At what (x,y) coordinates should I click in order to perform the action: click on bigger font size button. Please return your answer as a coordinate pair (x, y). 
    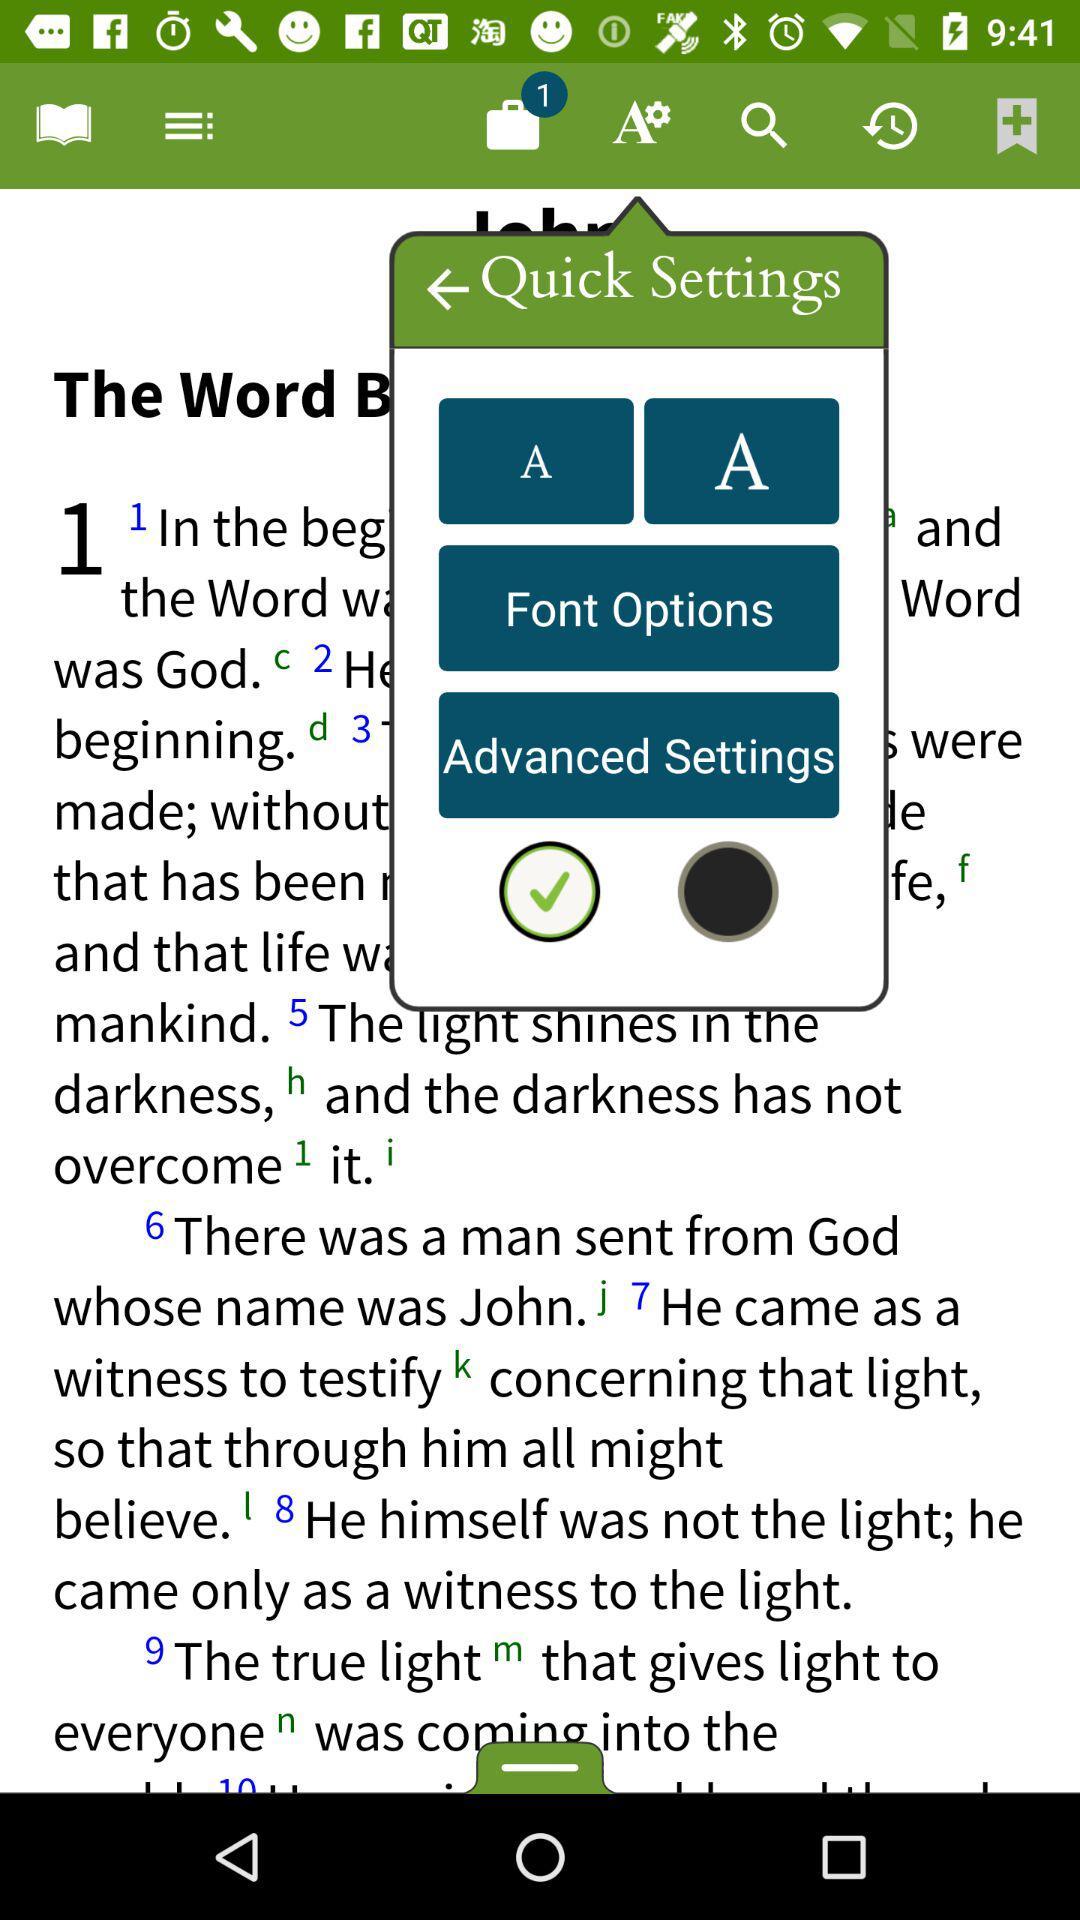
    Looking at the image, I should click on (741, 460).